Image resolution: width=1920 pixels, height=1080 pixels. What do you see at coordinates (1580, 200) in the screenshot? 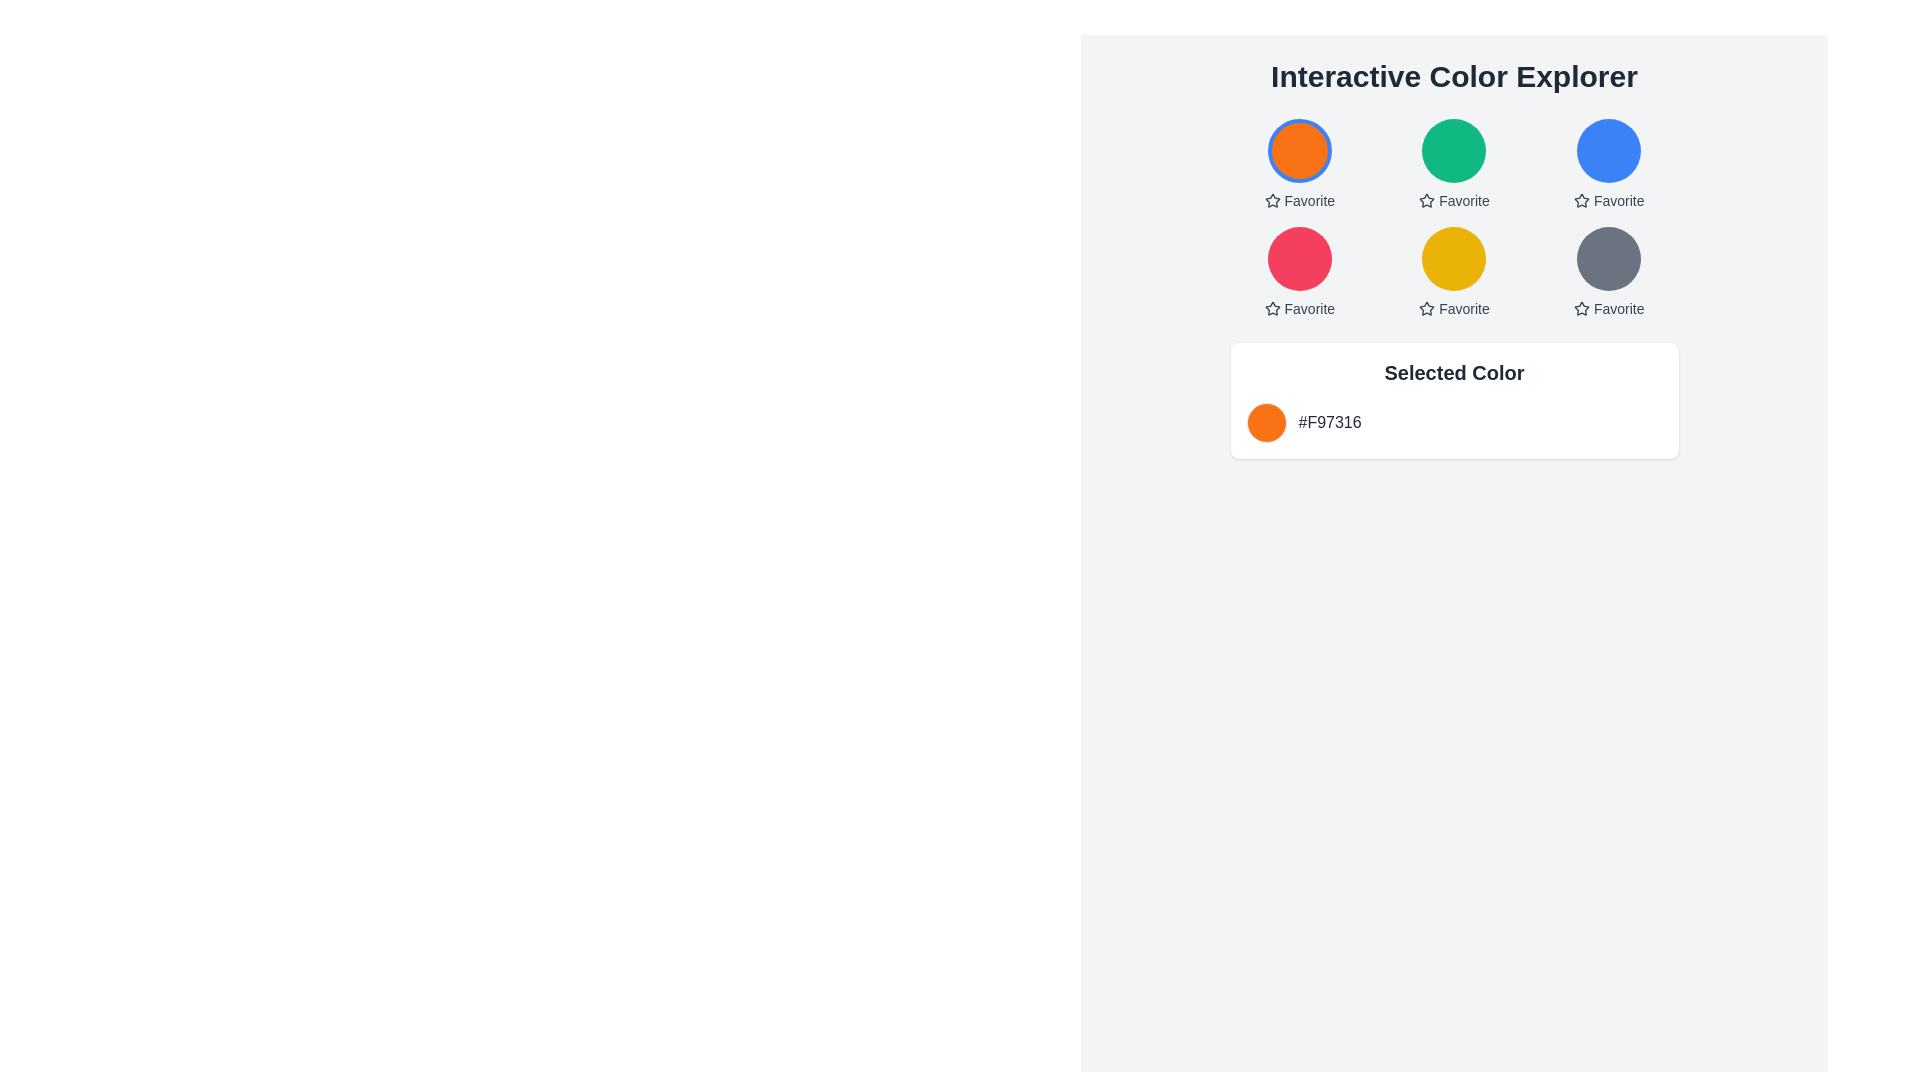
I see `the star icon next to the text 'Favorite' in the 'Interactive Color Explorer' section to mark the item as favorite` at bounding box center [1580, 200].